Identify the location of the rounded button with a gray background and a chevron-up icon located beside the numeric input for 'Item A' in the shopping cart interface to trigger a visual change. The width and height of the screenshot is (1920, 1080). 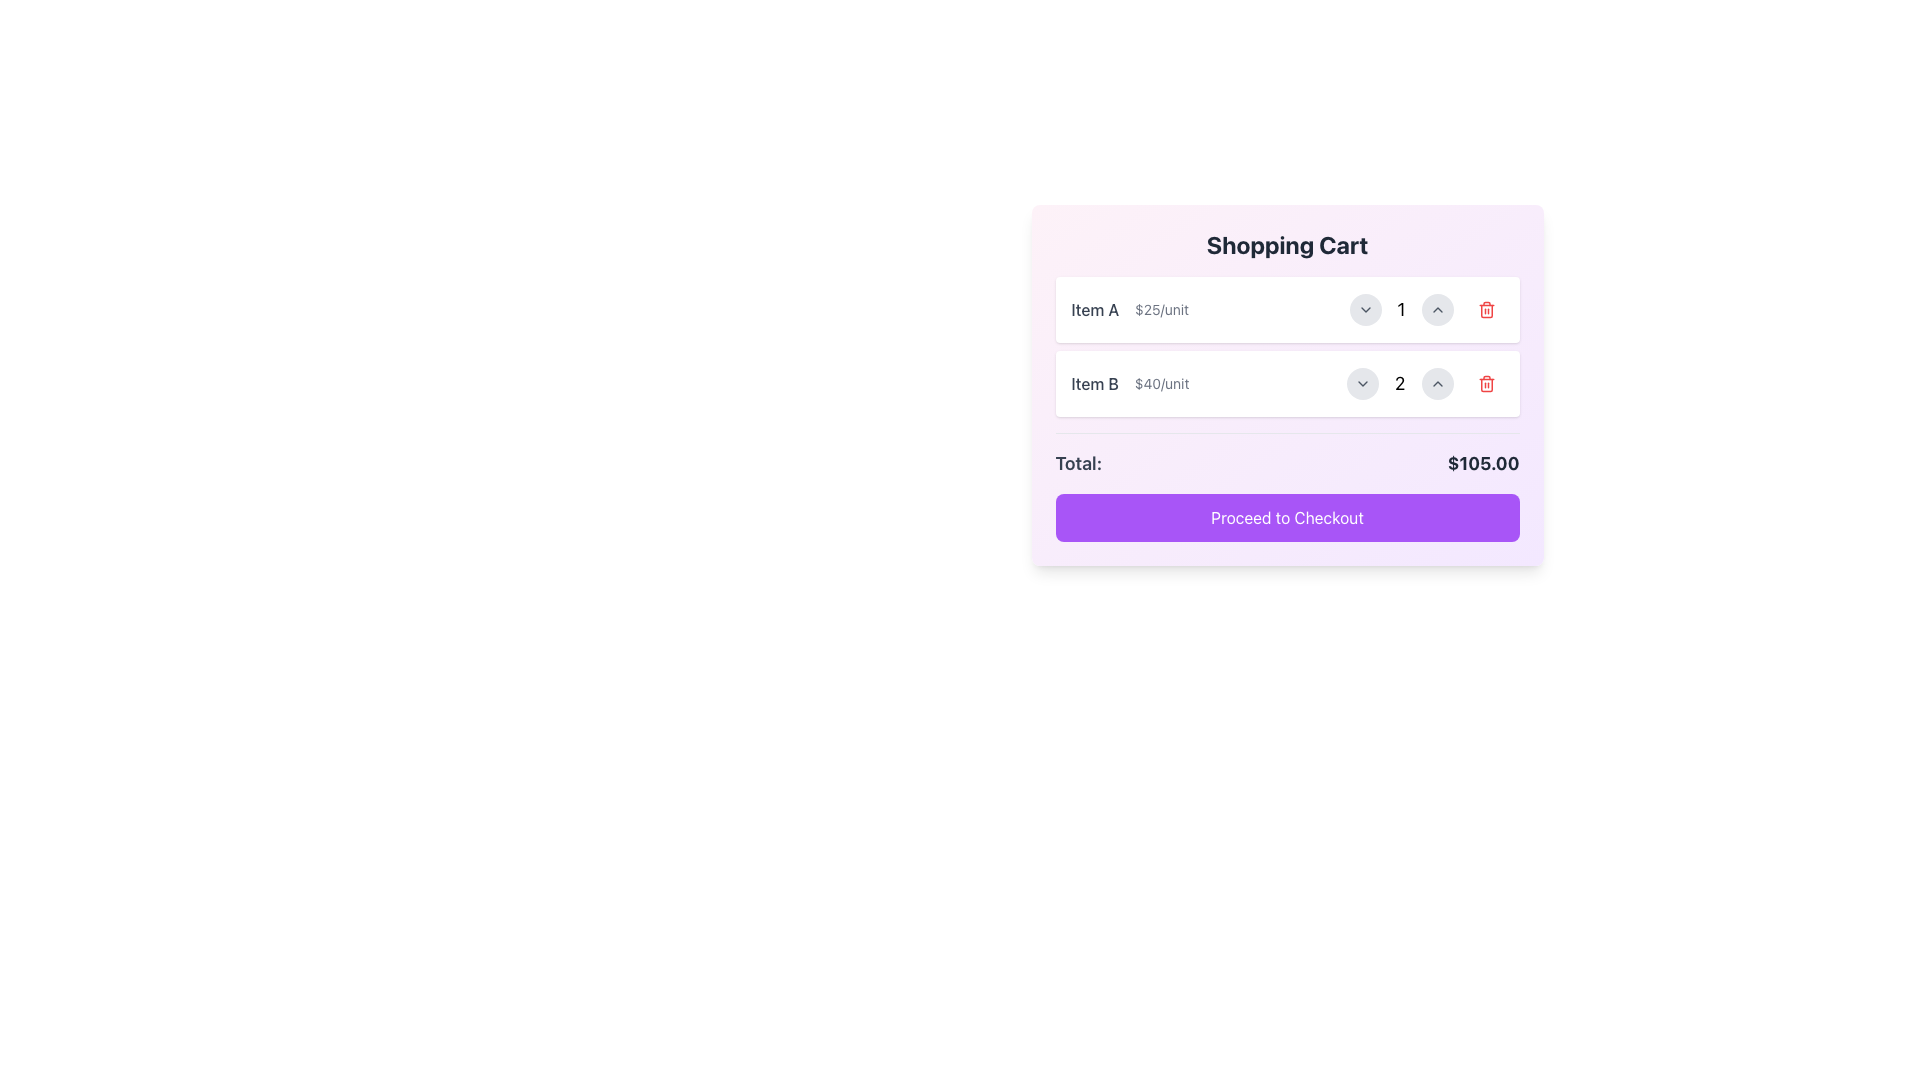
(1436, 309).